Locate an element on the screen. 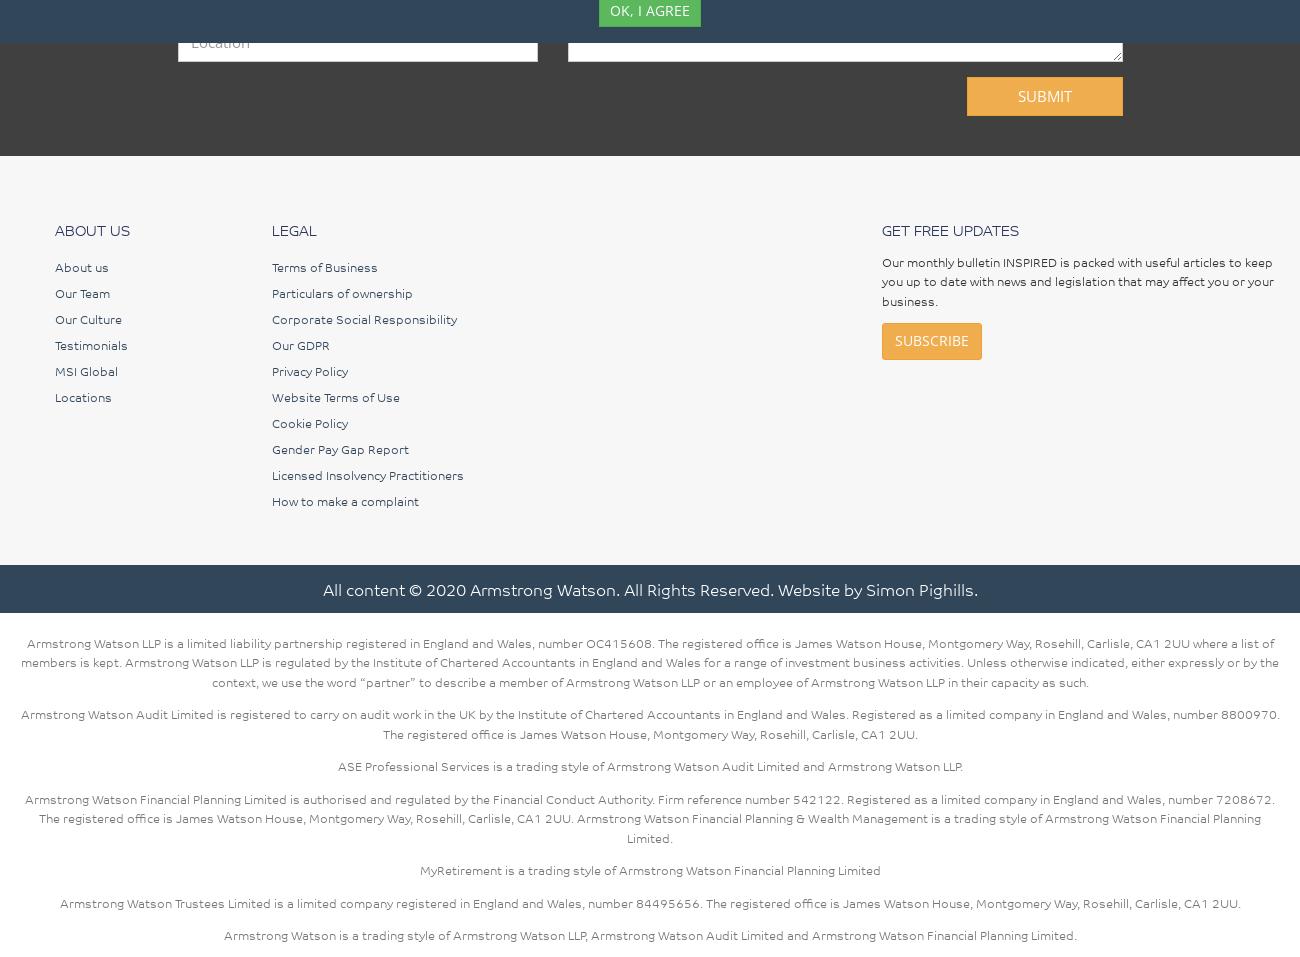 The image size is (1300, 957). 'How to make a complaint' is located at coordinates (343, 499).